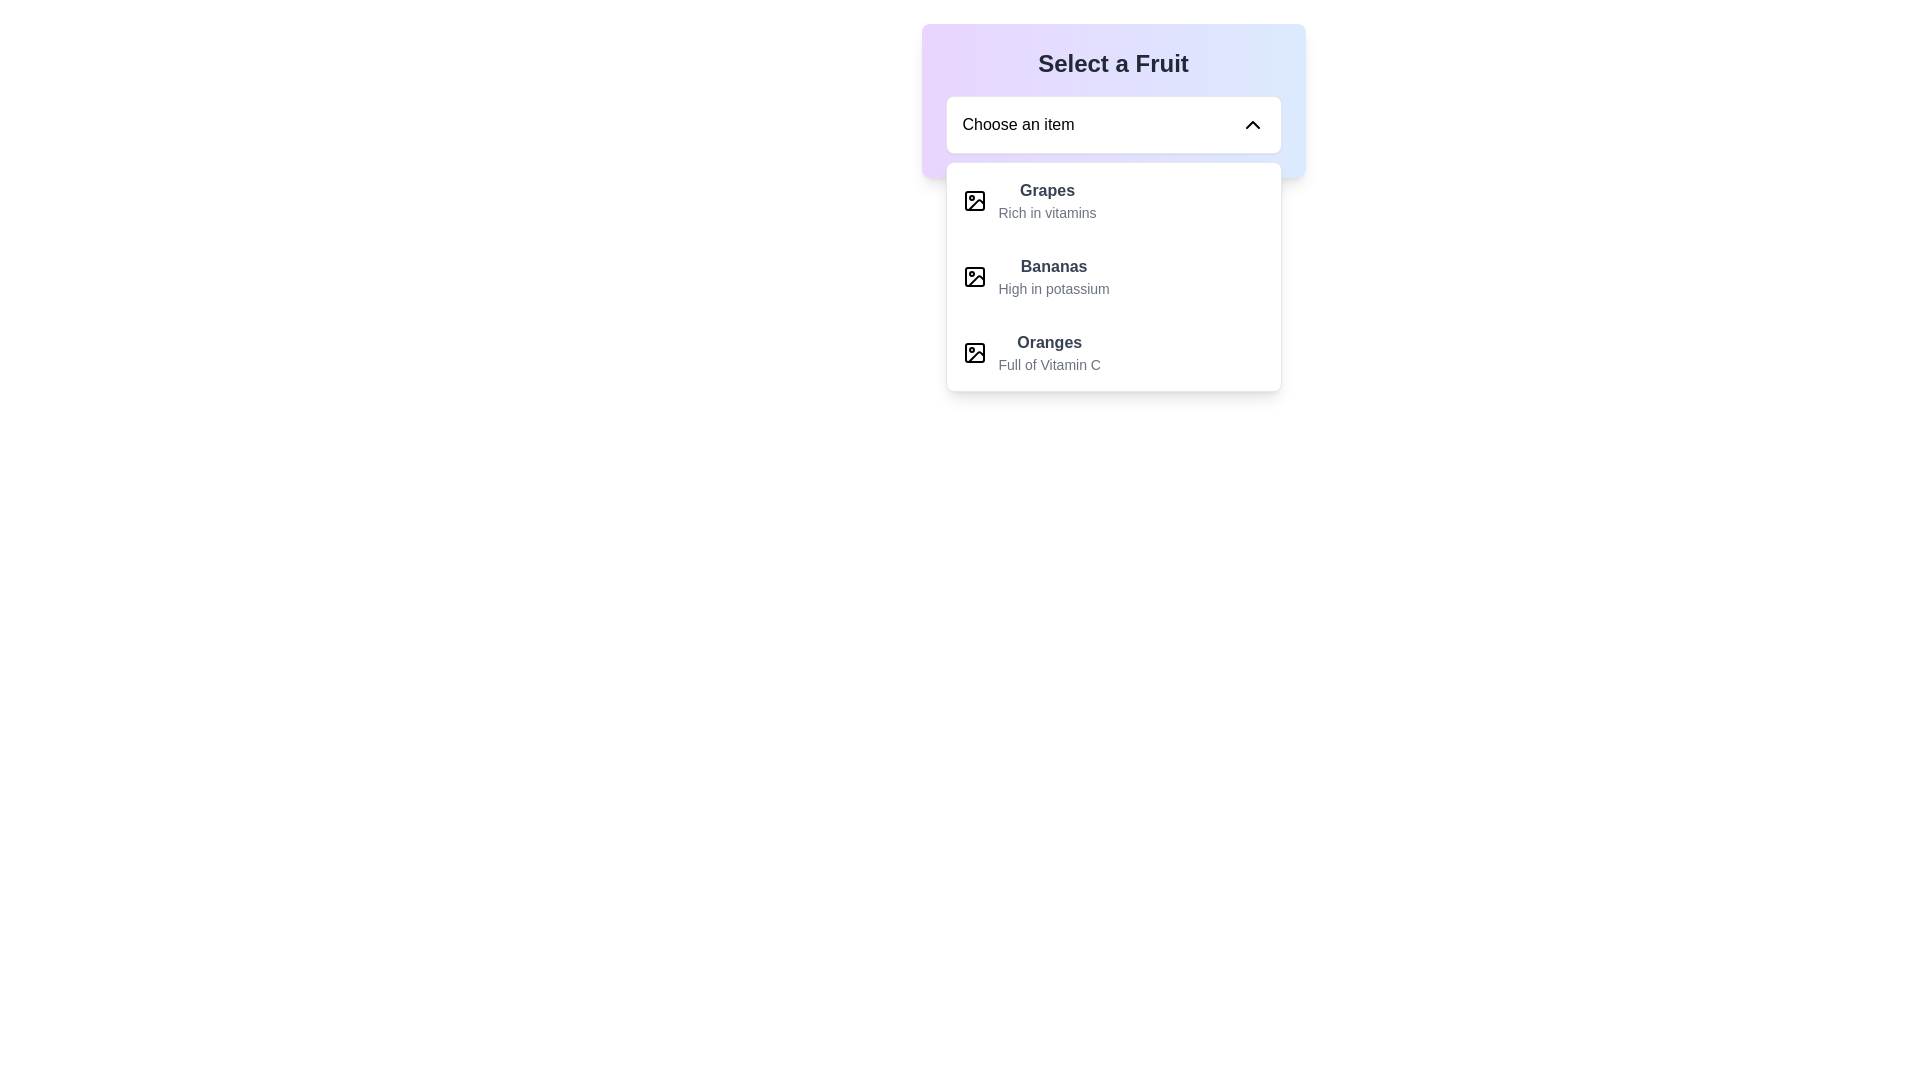 Image resolution: width=1920 pixels, height=1080 pixels. Describe the element at coordinates (1251, 124) in the screenshot. I see `the downward-pointing chevron icon indicating a dropdown toggle located at the far right end of the 'Choose an item' text box` at that location.